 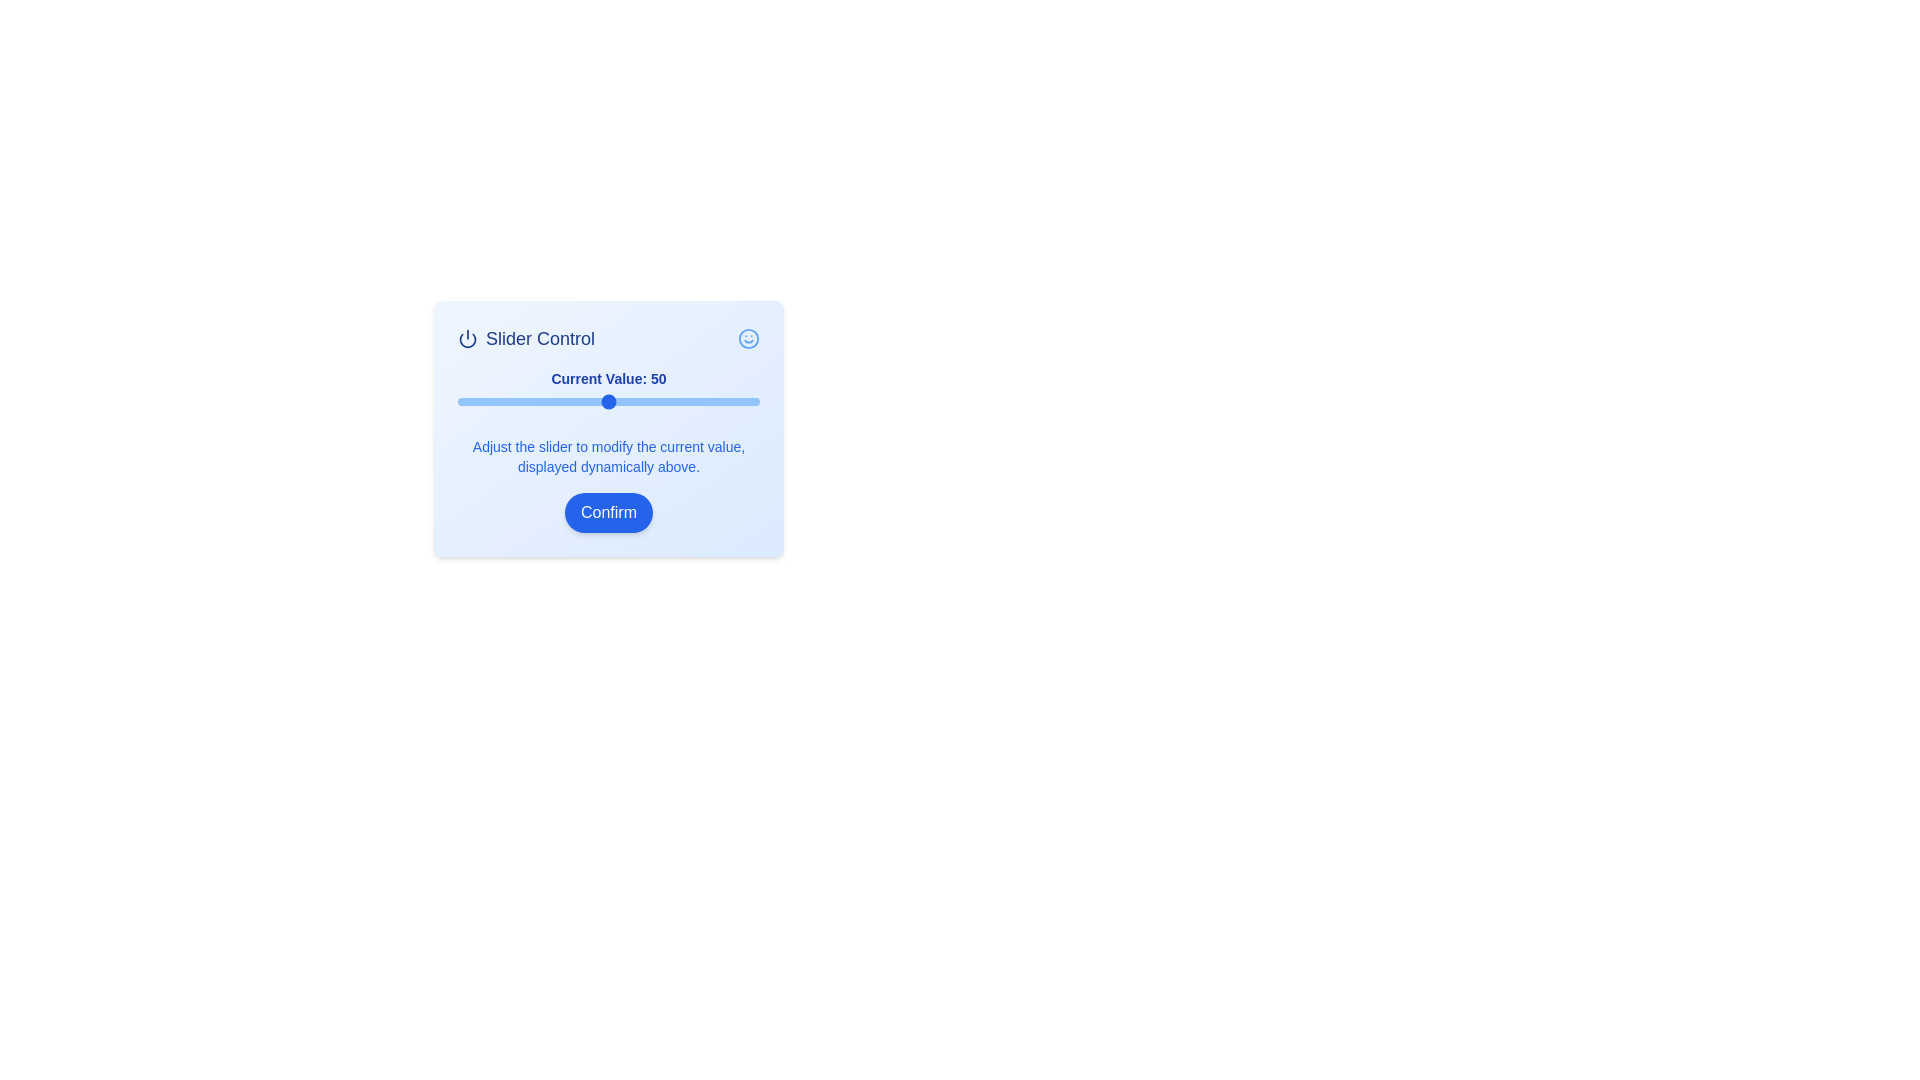 What do you see at coordinates (469, 401) in the screenshot?
I see `the slider's value` at bounding box center [469, 401].